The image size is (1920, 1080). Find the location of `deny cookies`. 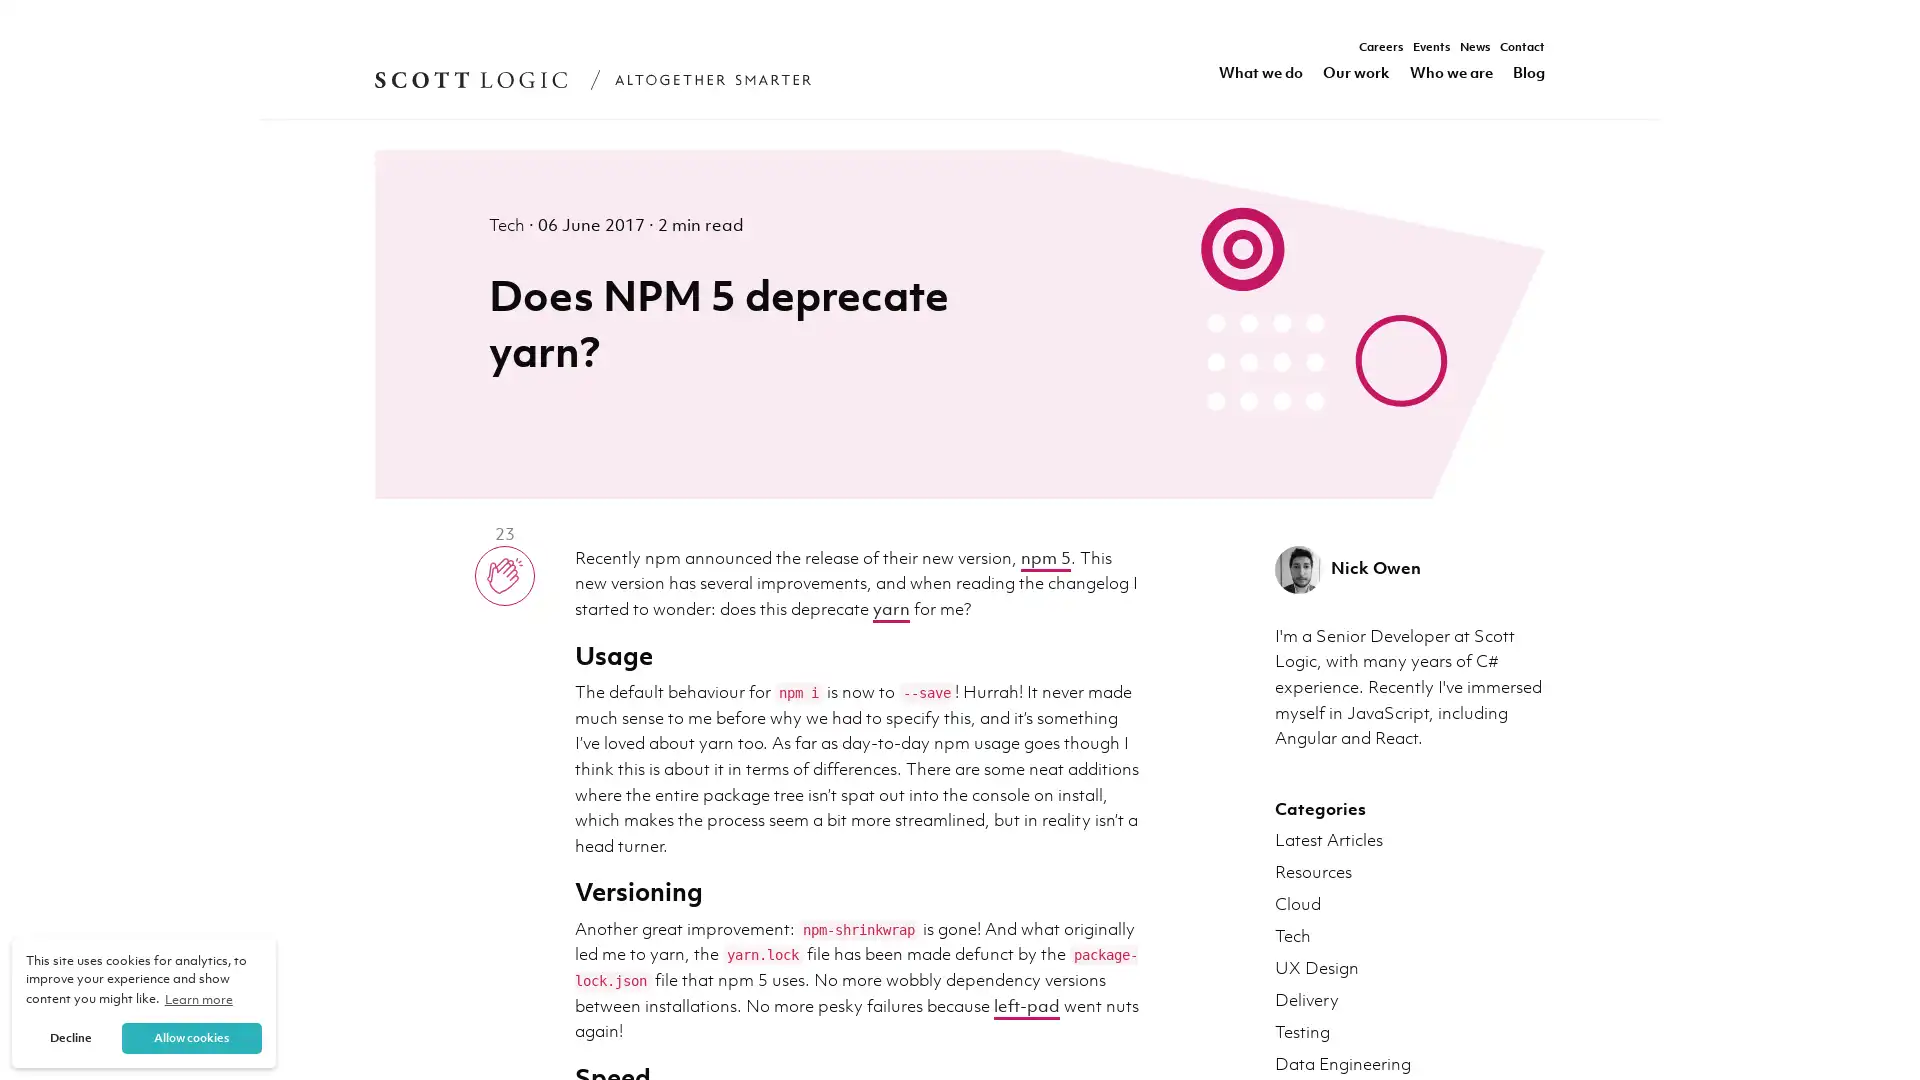

deny cookies is located at coordinates (71, 1036).